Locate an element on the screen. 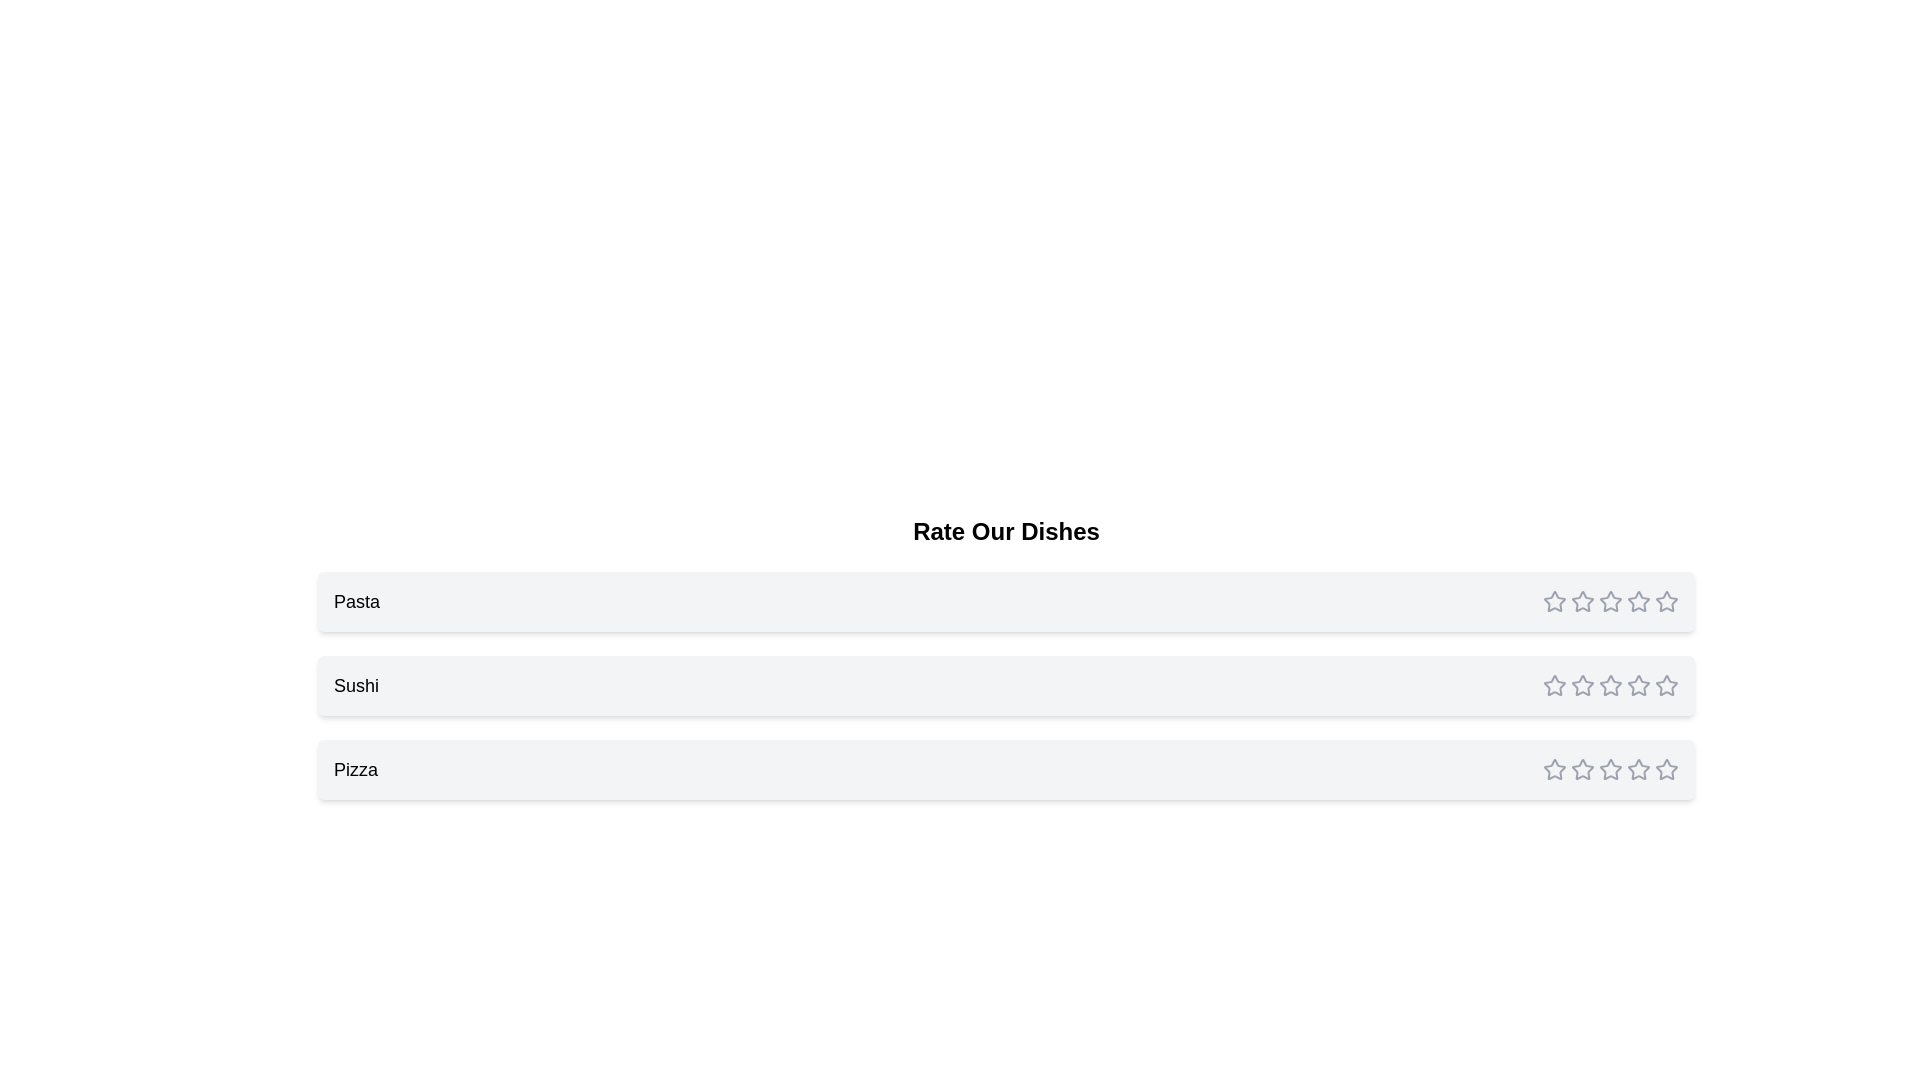  the first star icon in the rating system for the dish labeled 'Sushi' is located at coordinates (1553, 684).